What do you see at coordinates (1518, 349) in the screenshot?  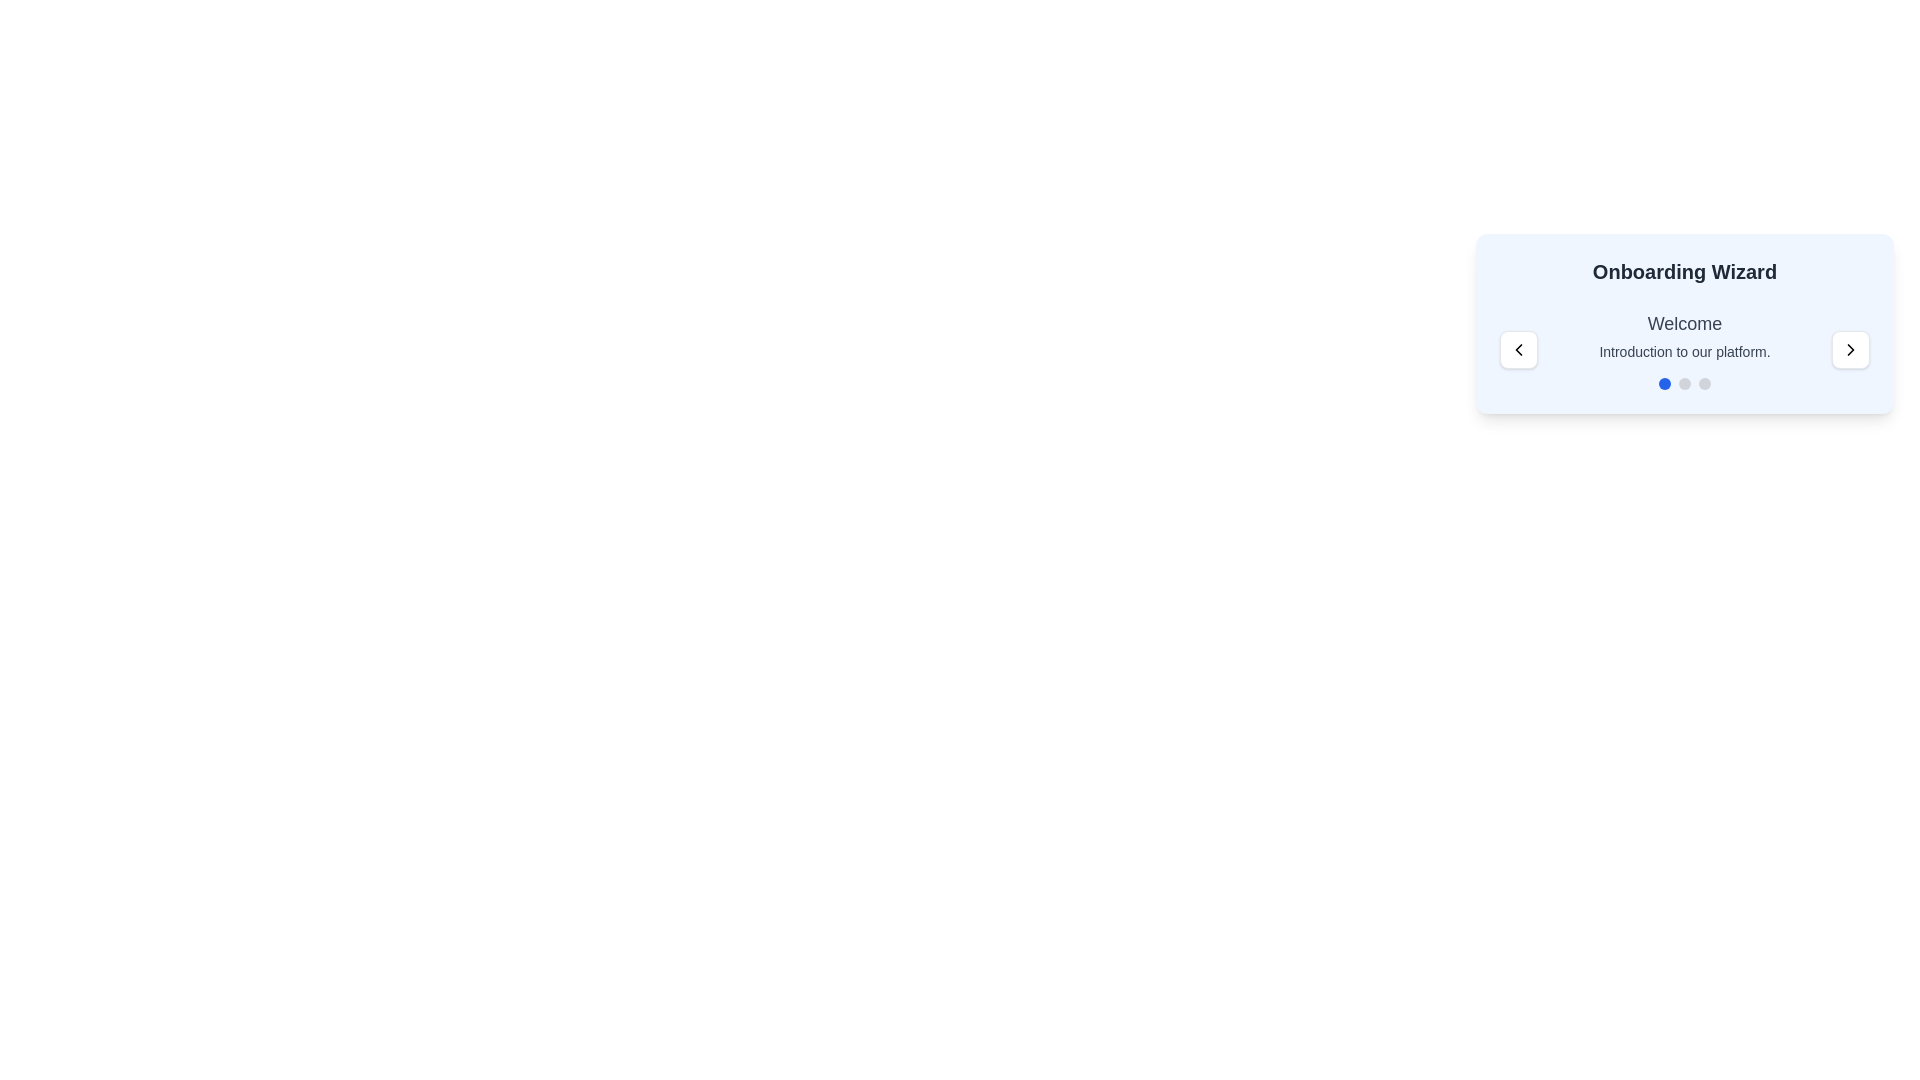 I see `the left-facing chevron button` at bounding box center [1518, 349].